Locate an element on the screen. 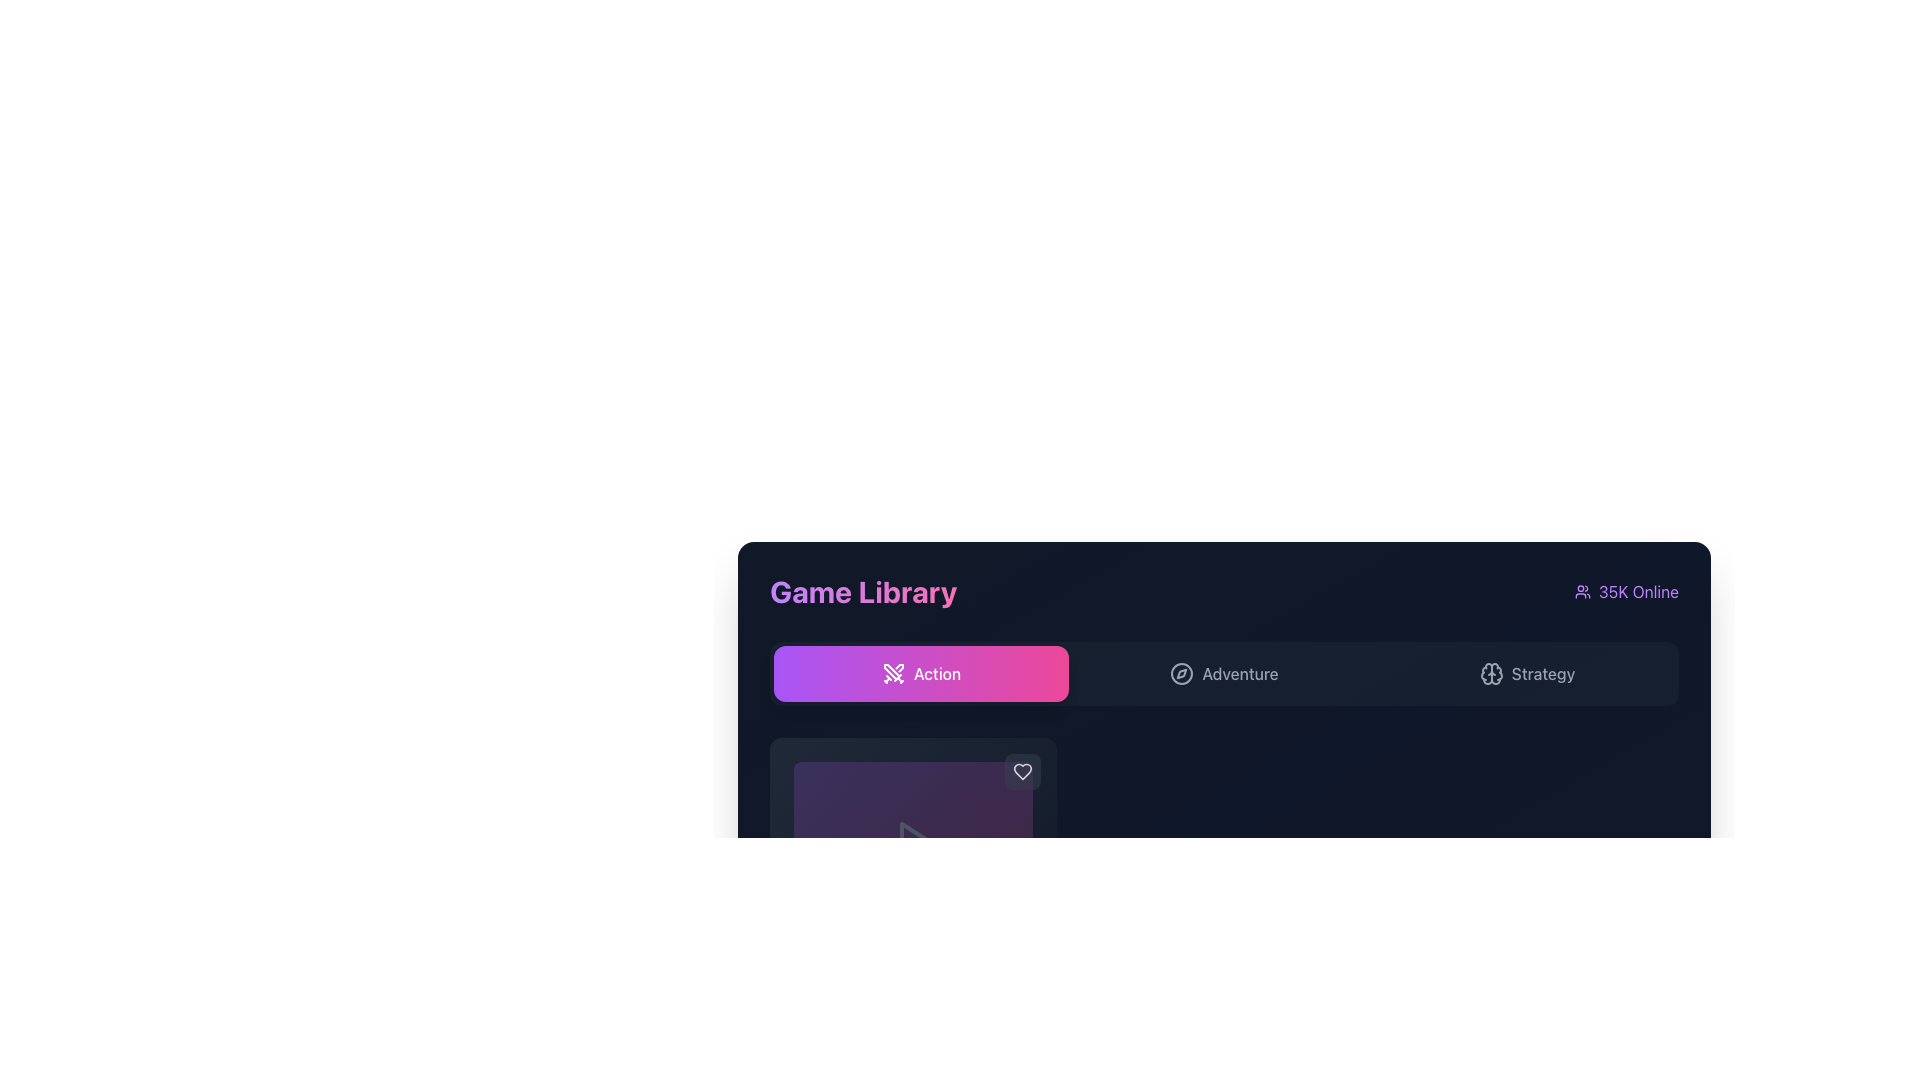  the rectangular button with a gradient background transitioning from purple to pink, featuring an icon of crossed swords on the left and the word 'Action' in white text on the right is located at coordinates (920, 674).